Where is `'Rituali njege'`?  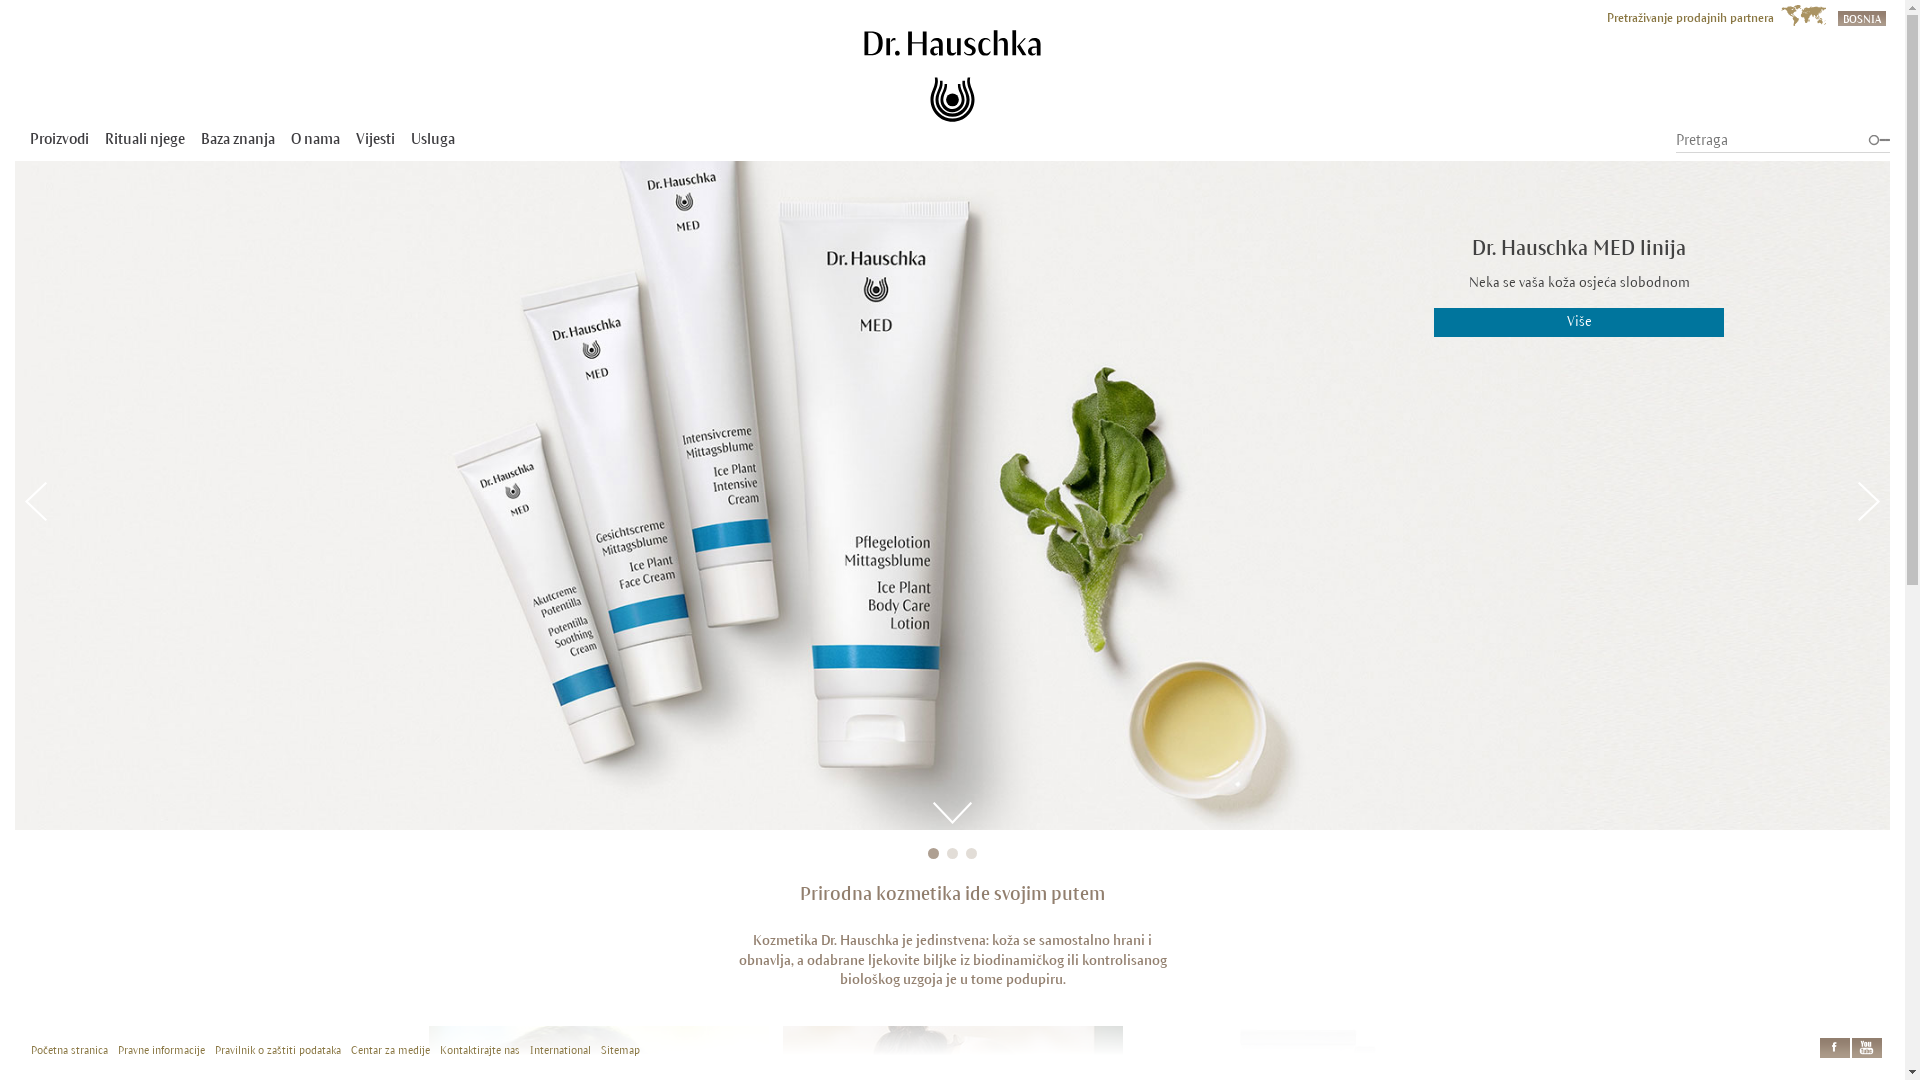
'Rituali njege' is located at coordinates (143, 137).